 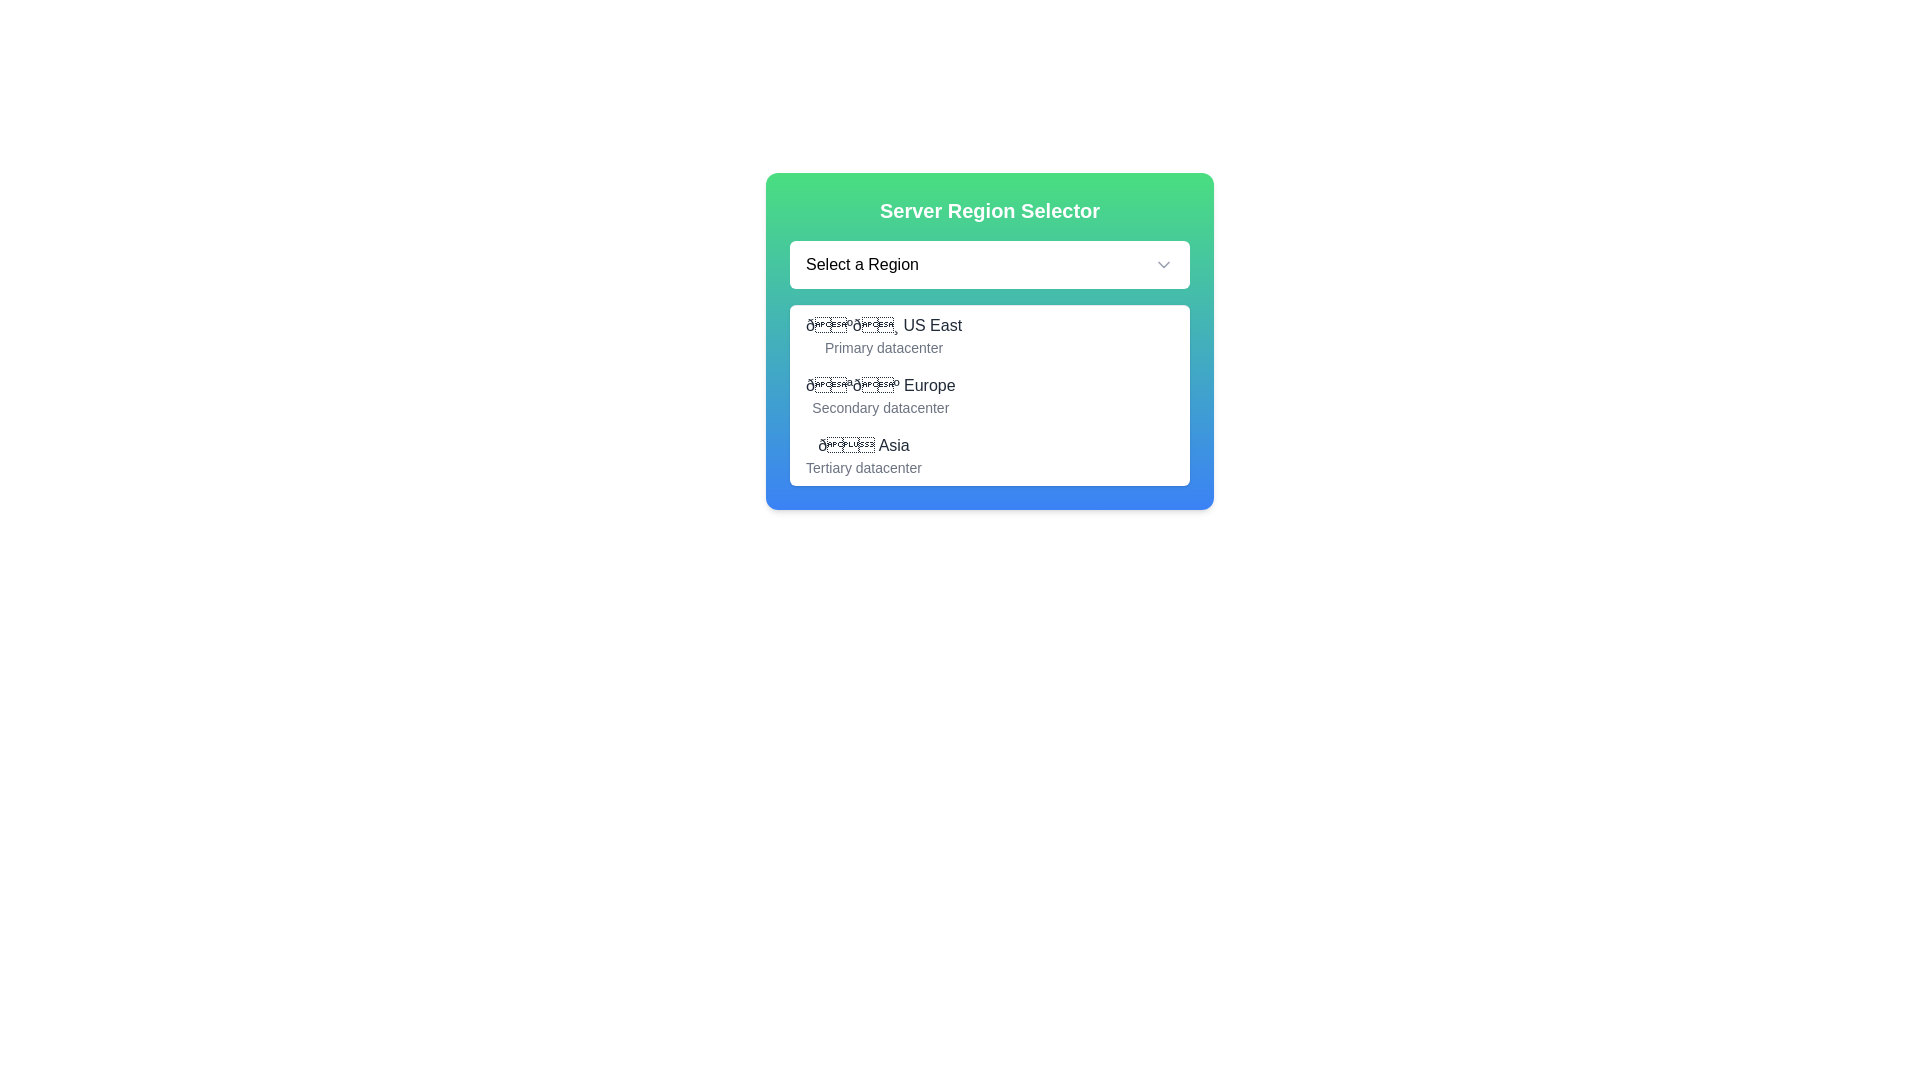 I want to click on the text label containing '🇪🇺 Europe' located in the dropdown menu, so click(x=880, y=385).